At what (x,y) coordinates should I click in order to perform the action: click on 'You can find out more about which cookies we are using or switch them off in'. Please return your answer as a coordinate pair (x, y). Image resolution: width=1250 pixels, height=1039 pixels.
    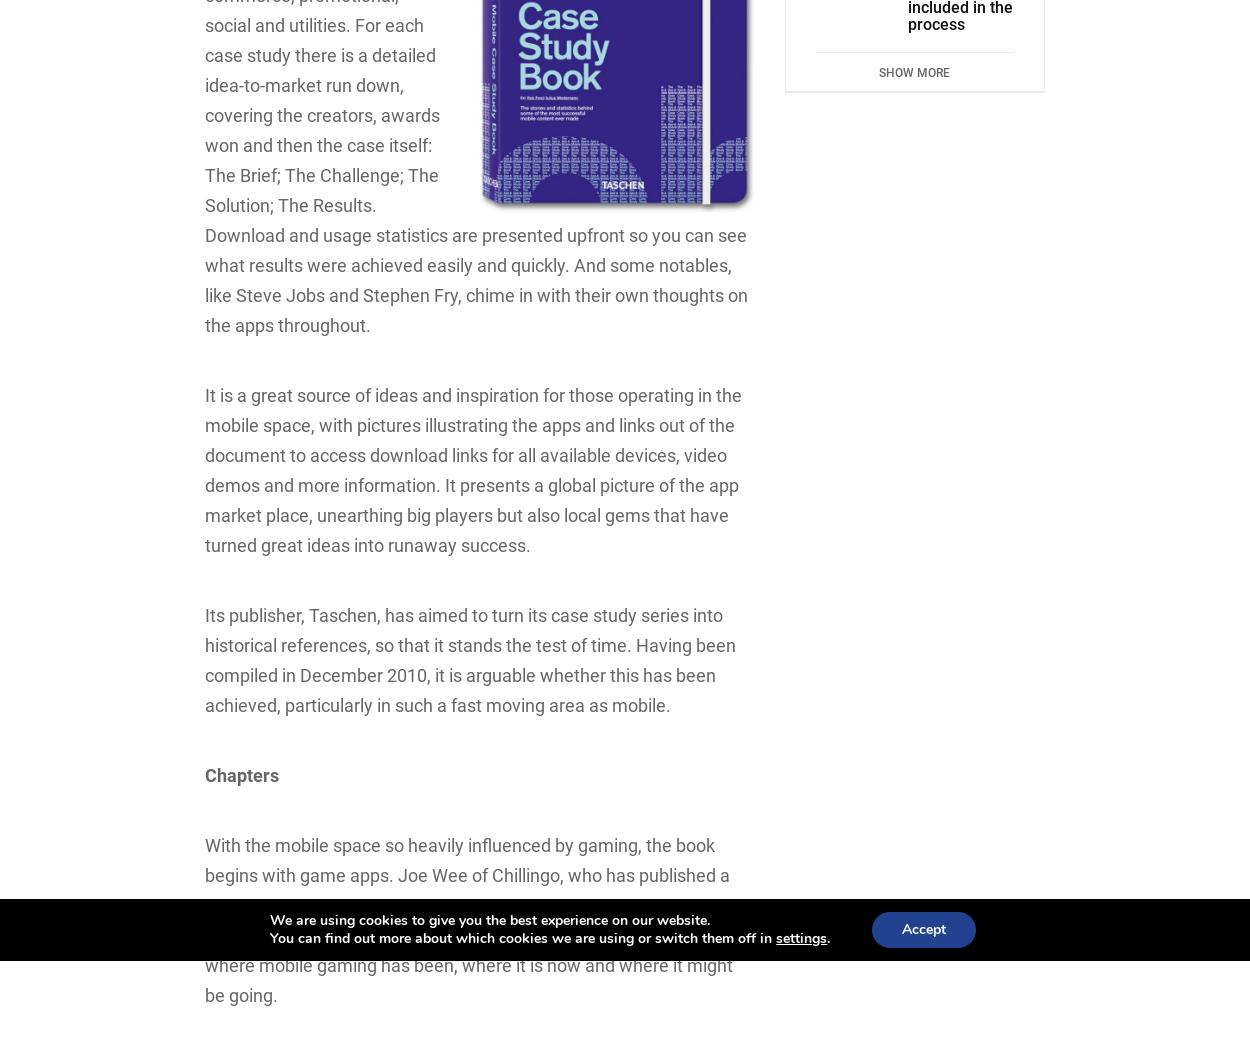
    Looking at the image, I should click on (270, 938).